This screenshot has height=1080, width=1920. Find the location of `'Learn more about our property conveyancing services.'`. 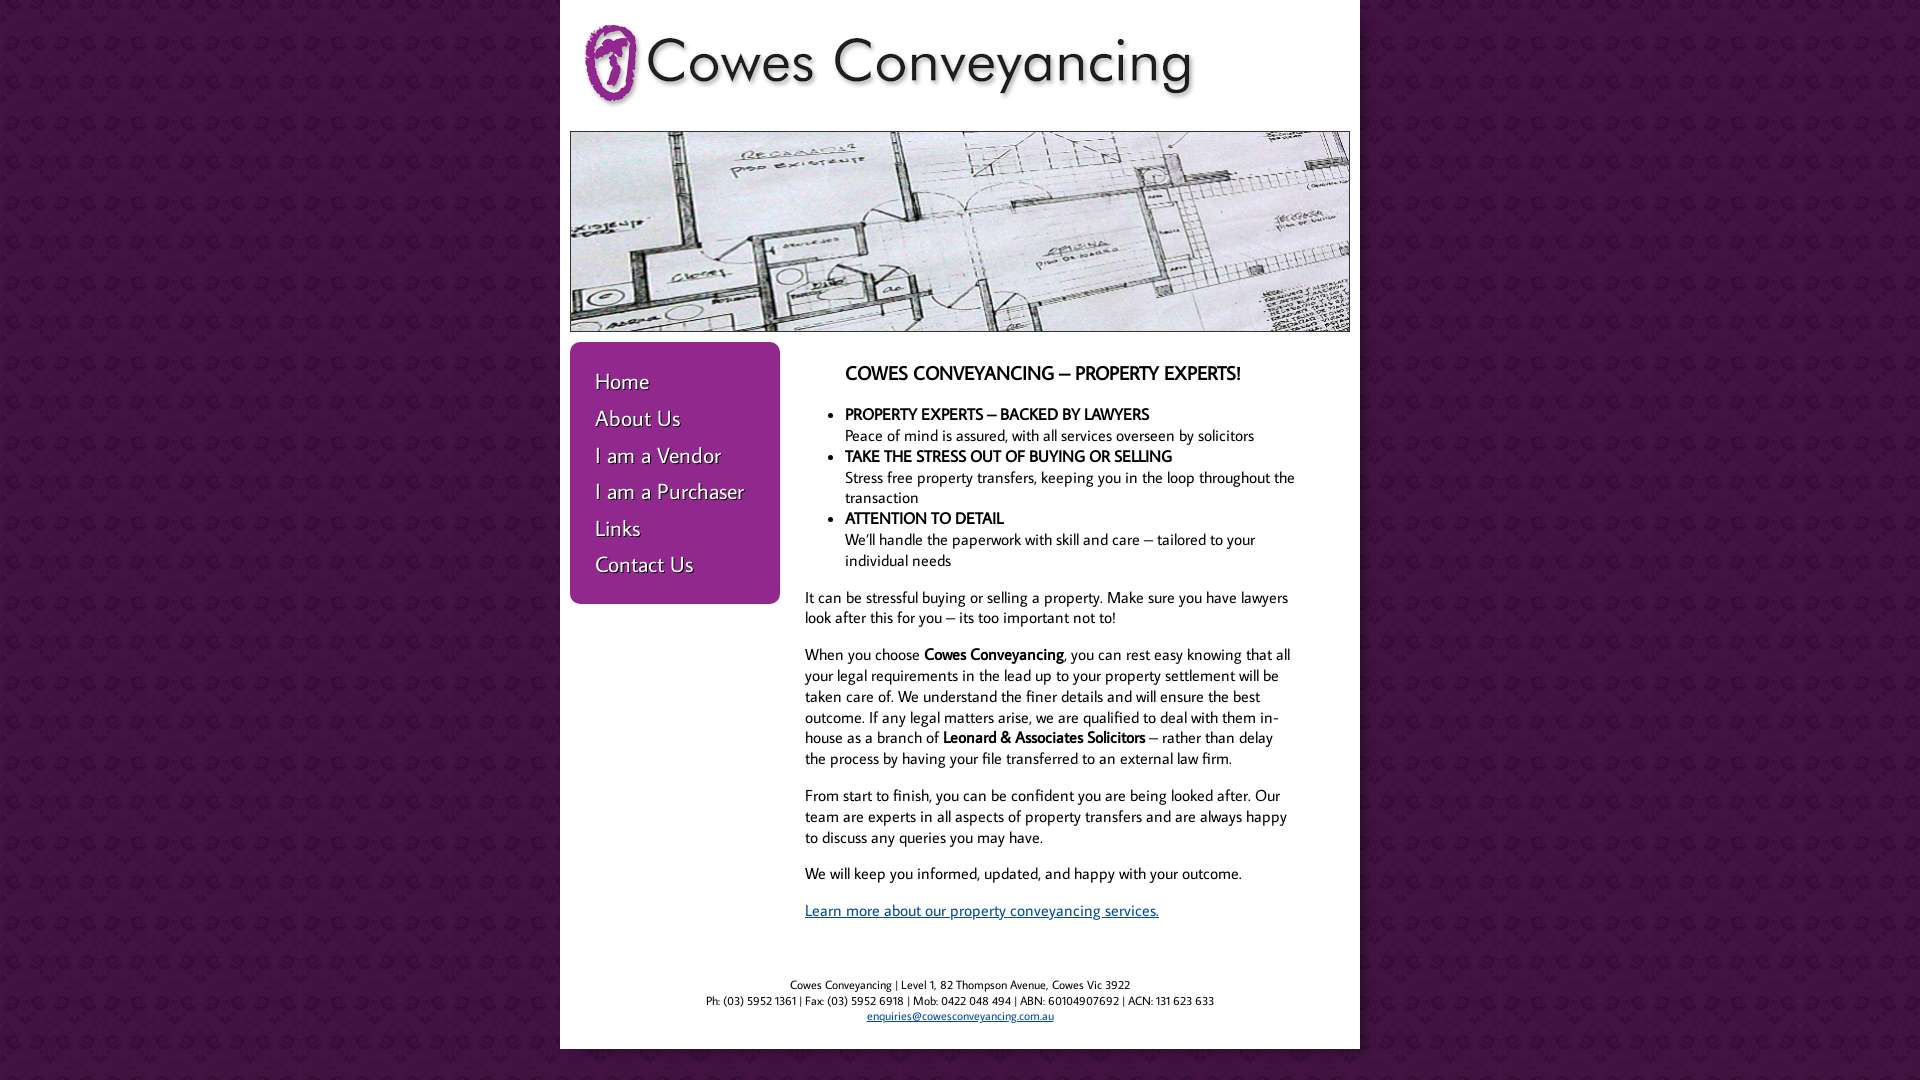

'Learn more about our property conveyancing services.' is located at coordinates (982, 910).